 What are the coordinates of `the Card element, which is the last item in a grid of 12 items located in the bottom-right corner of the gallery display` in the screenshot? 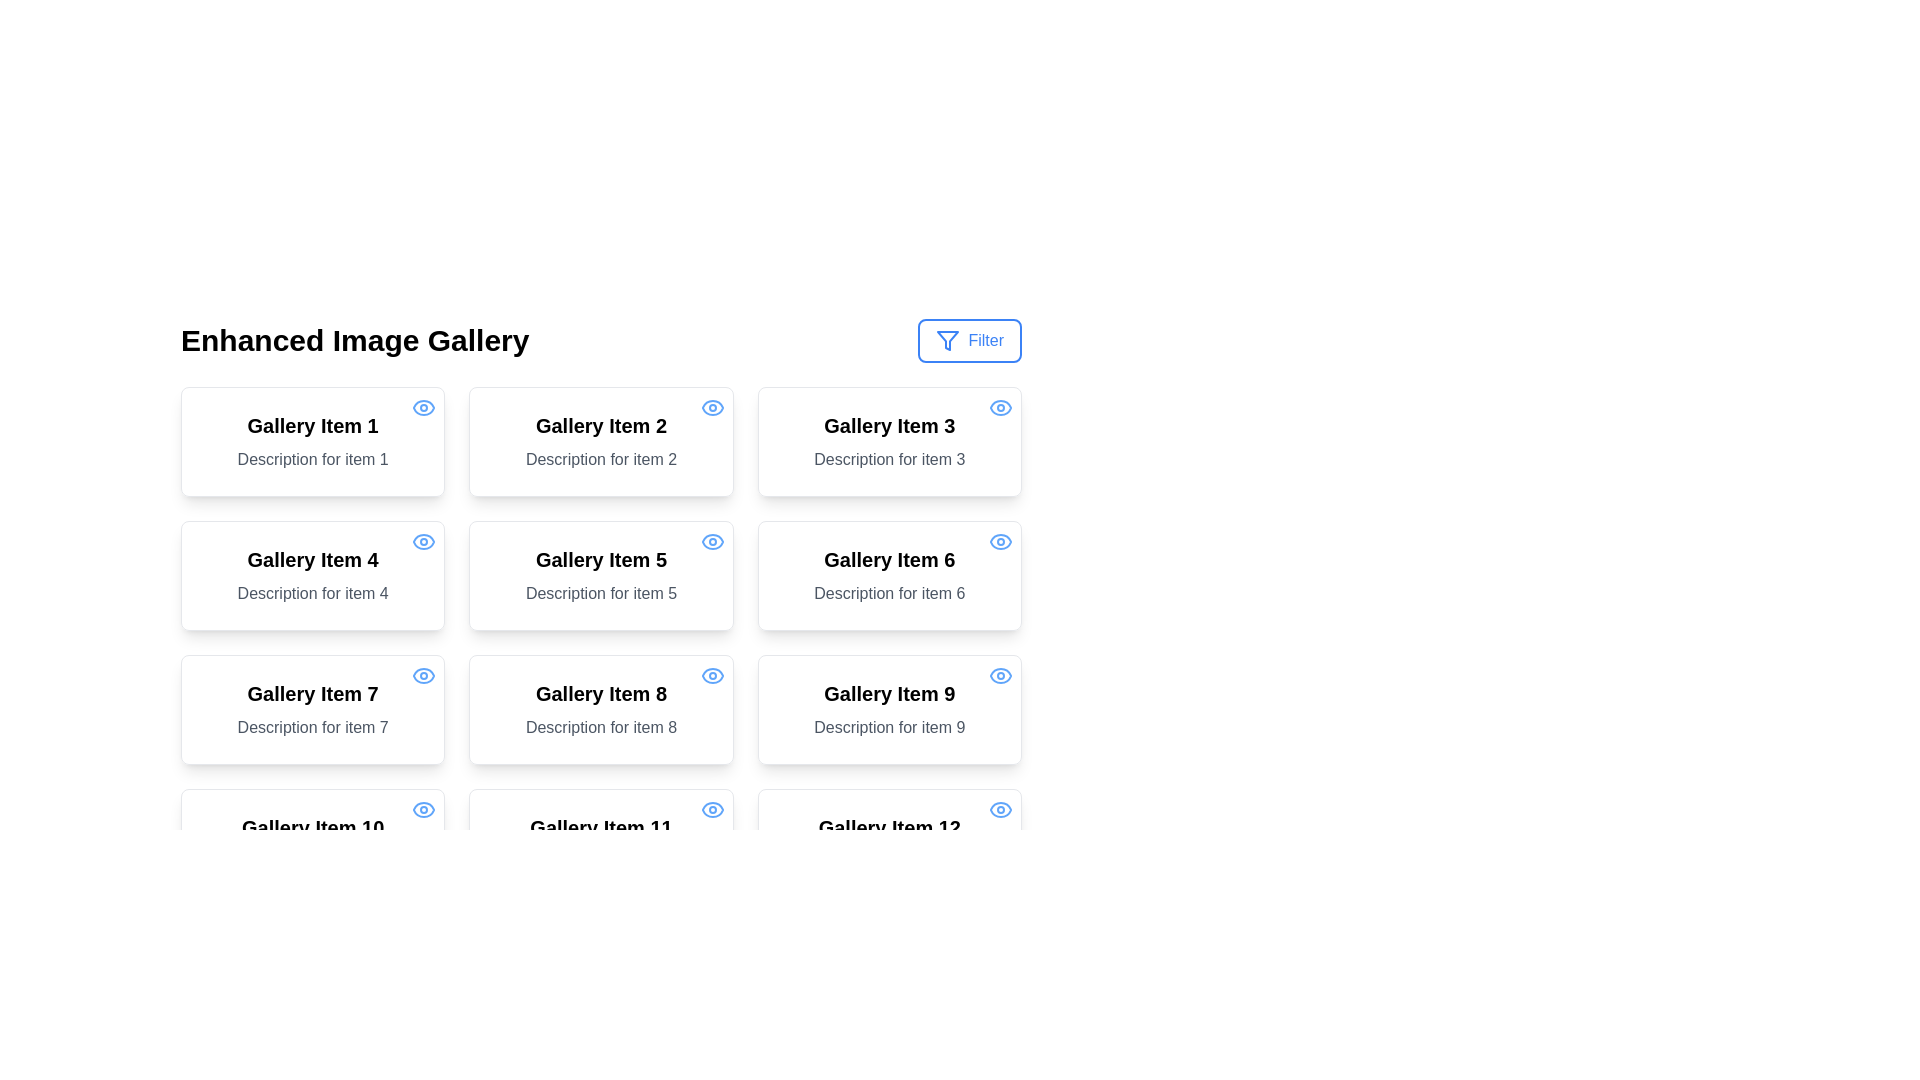 It's located at (888, 844).